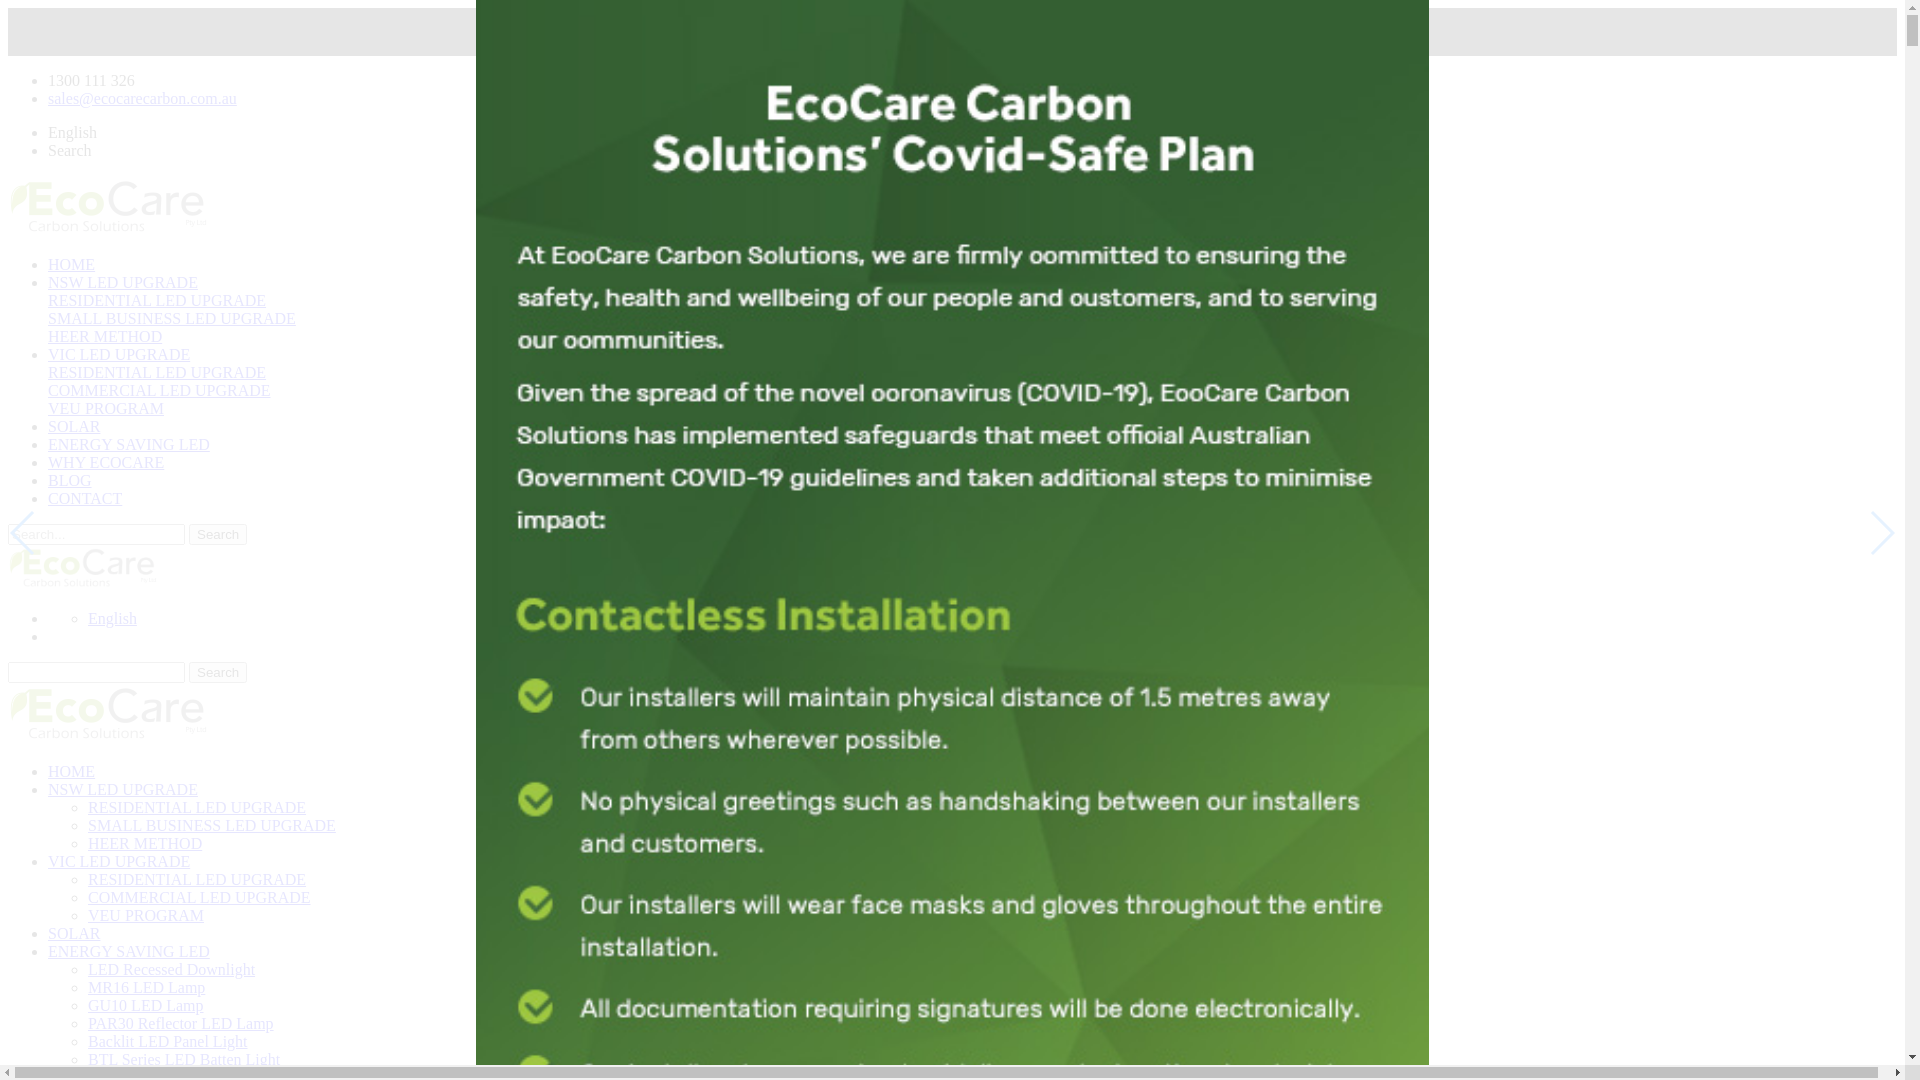 This screenshot has width=1920, height=1080. I want to click on 'LED Recessed Downlight', so click(171, 968).